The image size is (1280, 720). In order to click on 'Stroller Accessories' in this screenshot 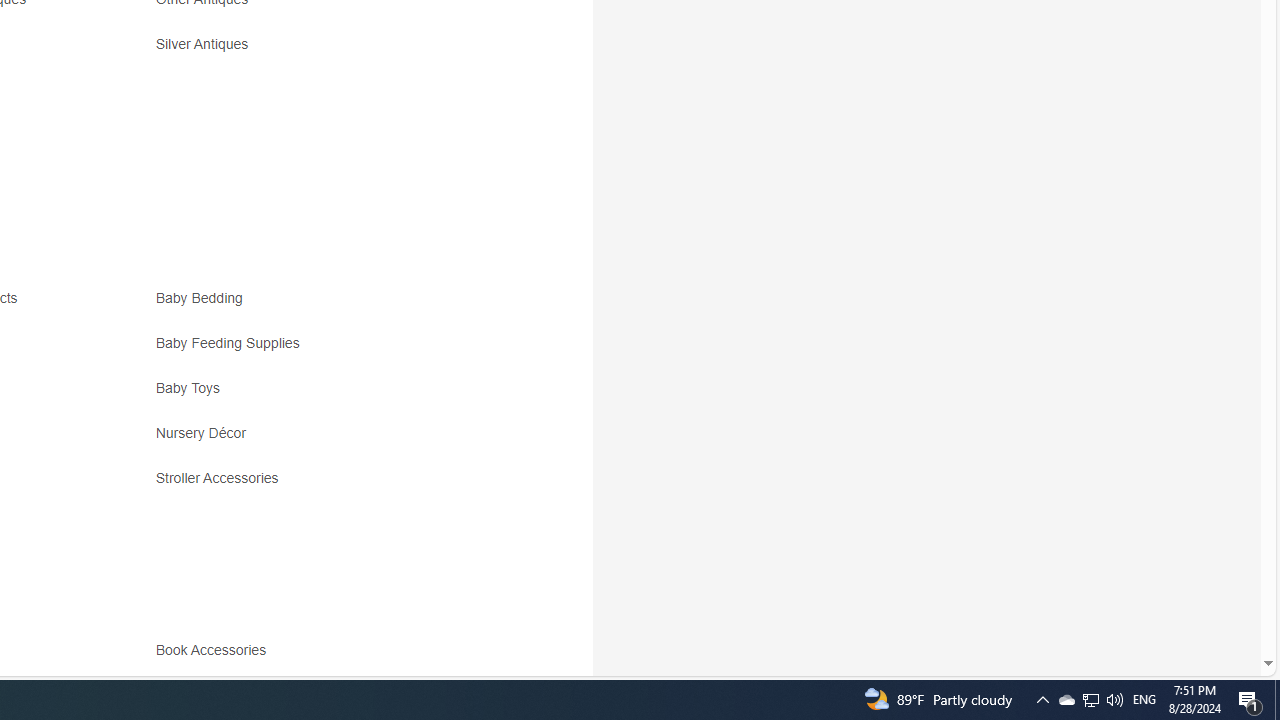, I will do `click(332, 485)`.